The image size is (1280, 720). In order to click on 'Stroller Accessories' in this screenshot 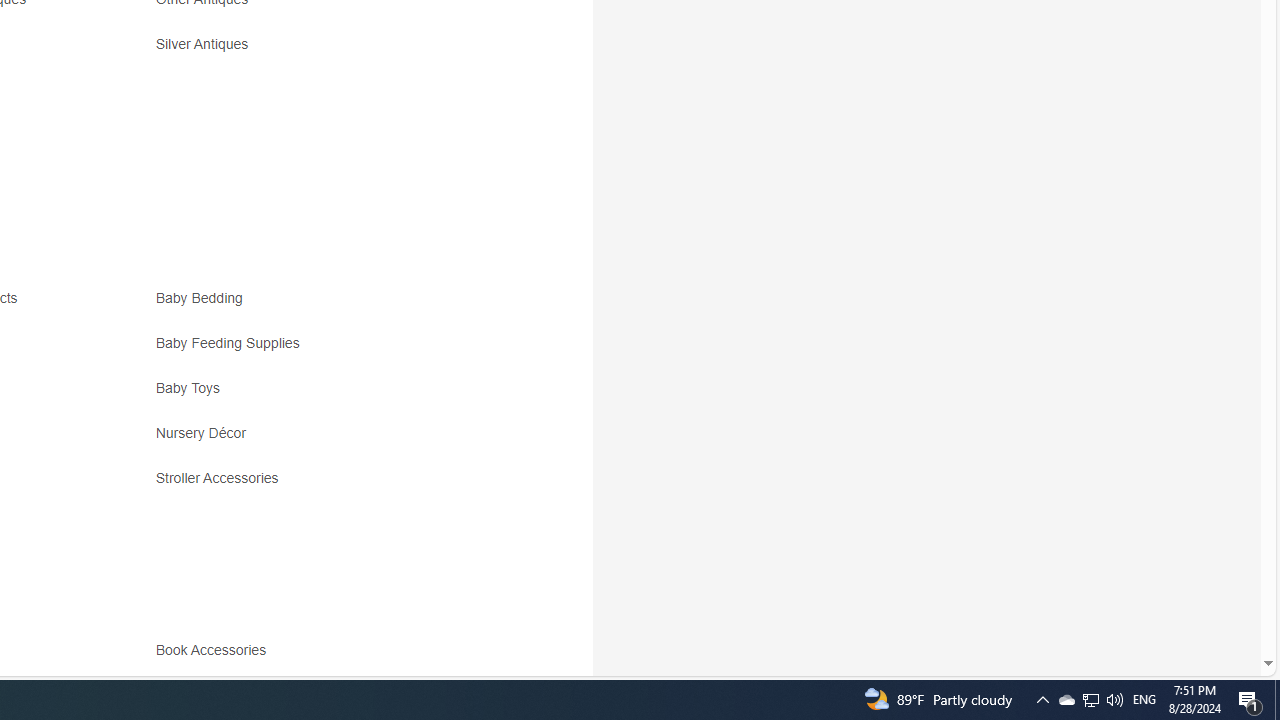, I will do `click(332, 485)`.